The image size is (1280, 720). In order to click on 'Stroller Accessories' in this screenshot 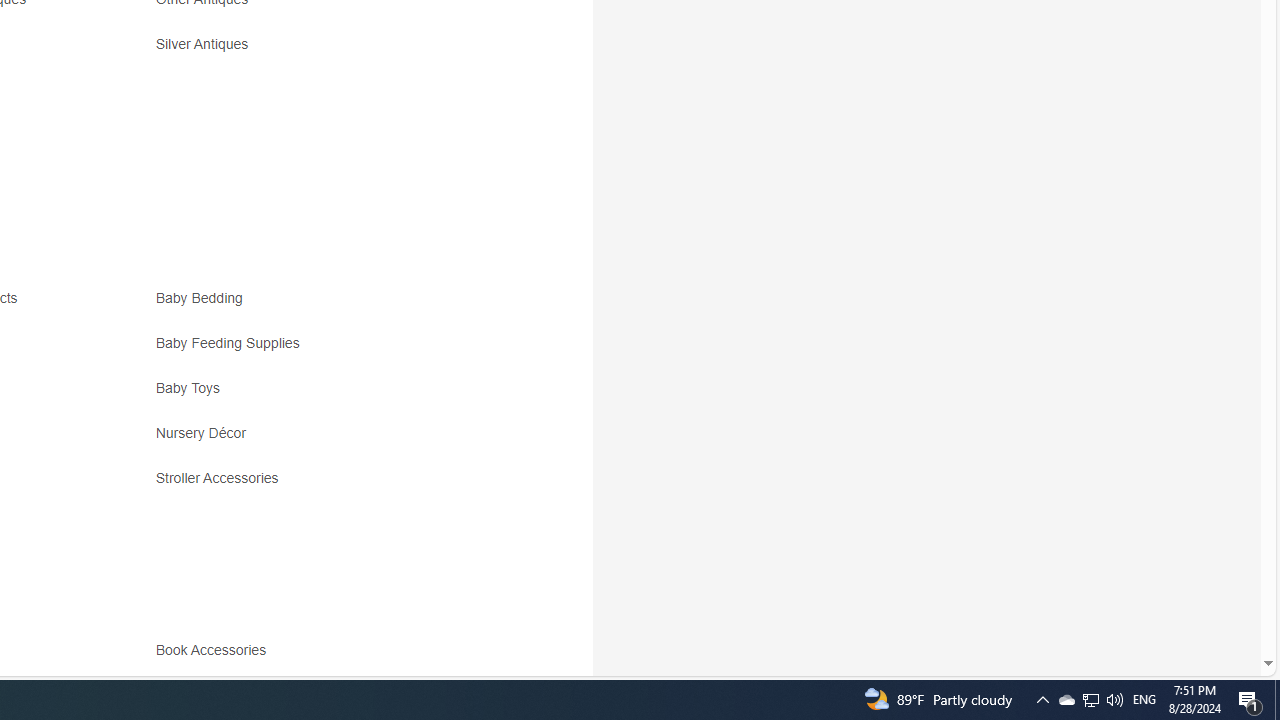, I will do `click(332, 485)`.